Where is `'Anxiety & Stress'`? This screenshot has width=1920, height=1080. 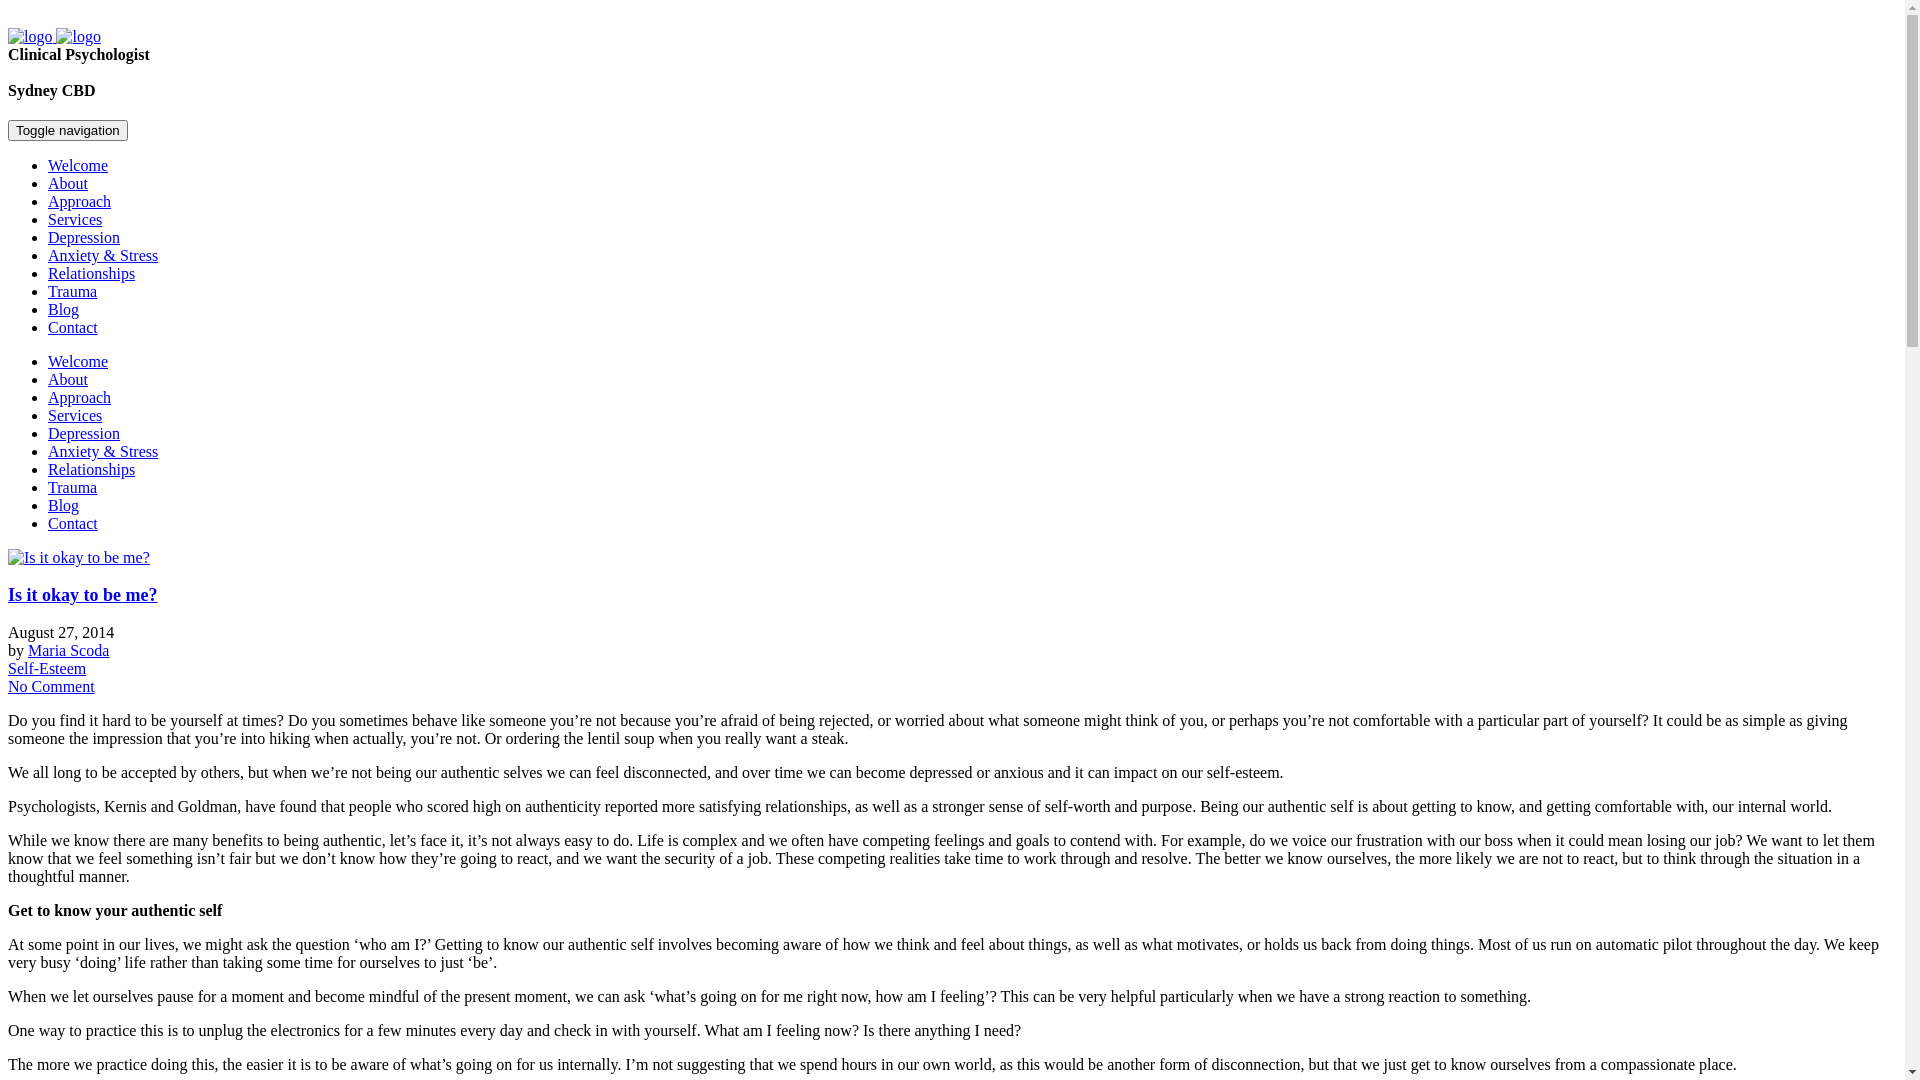
'Anxiety & Stress' is located at coordinates (101, 451).